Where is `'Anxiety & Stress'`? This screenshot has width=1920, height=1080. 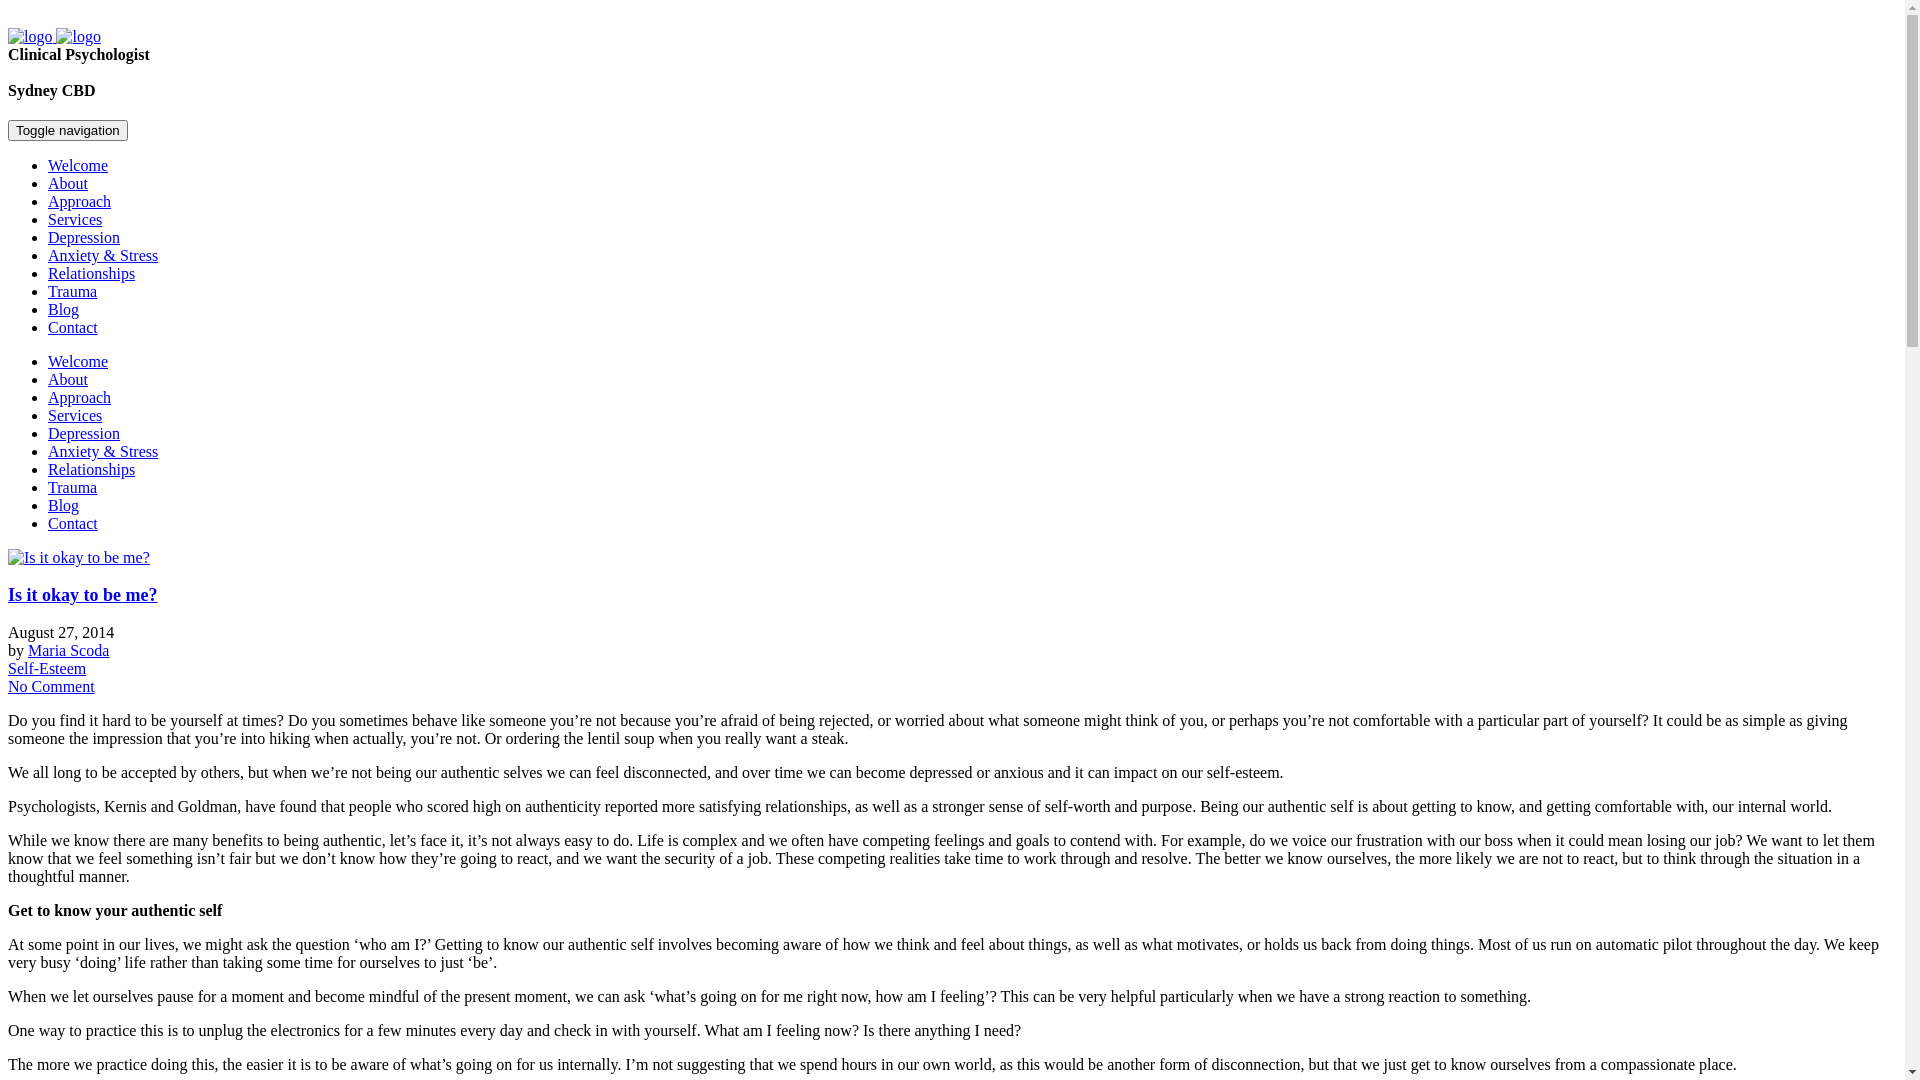
'Anxiety & Stress' is located at coordinates (101, 451).